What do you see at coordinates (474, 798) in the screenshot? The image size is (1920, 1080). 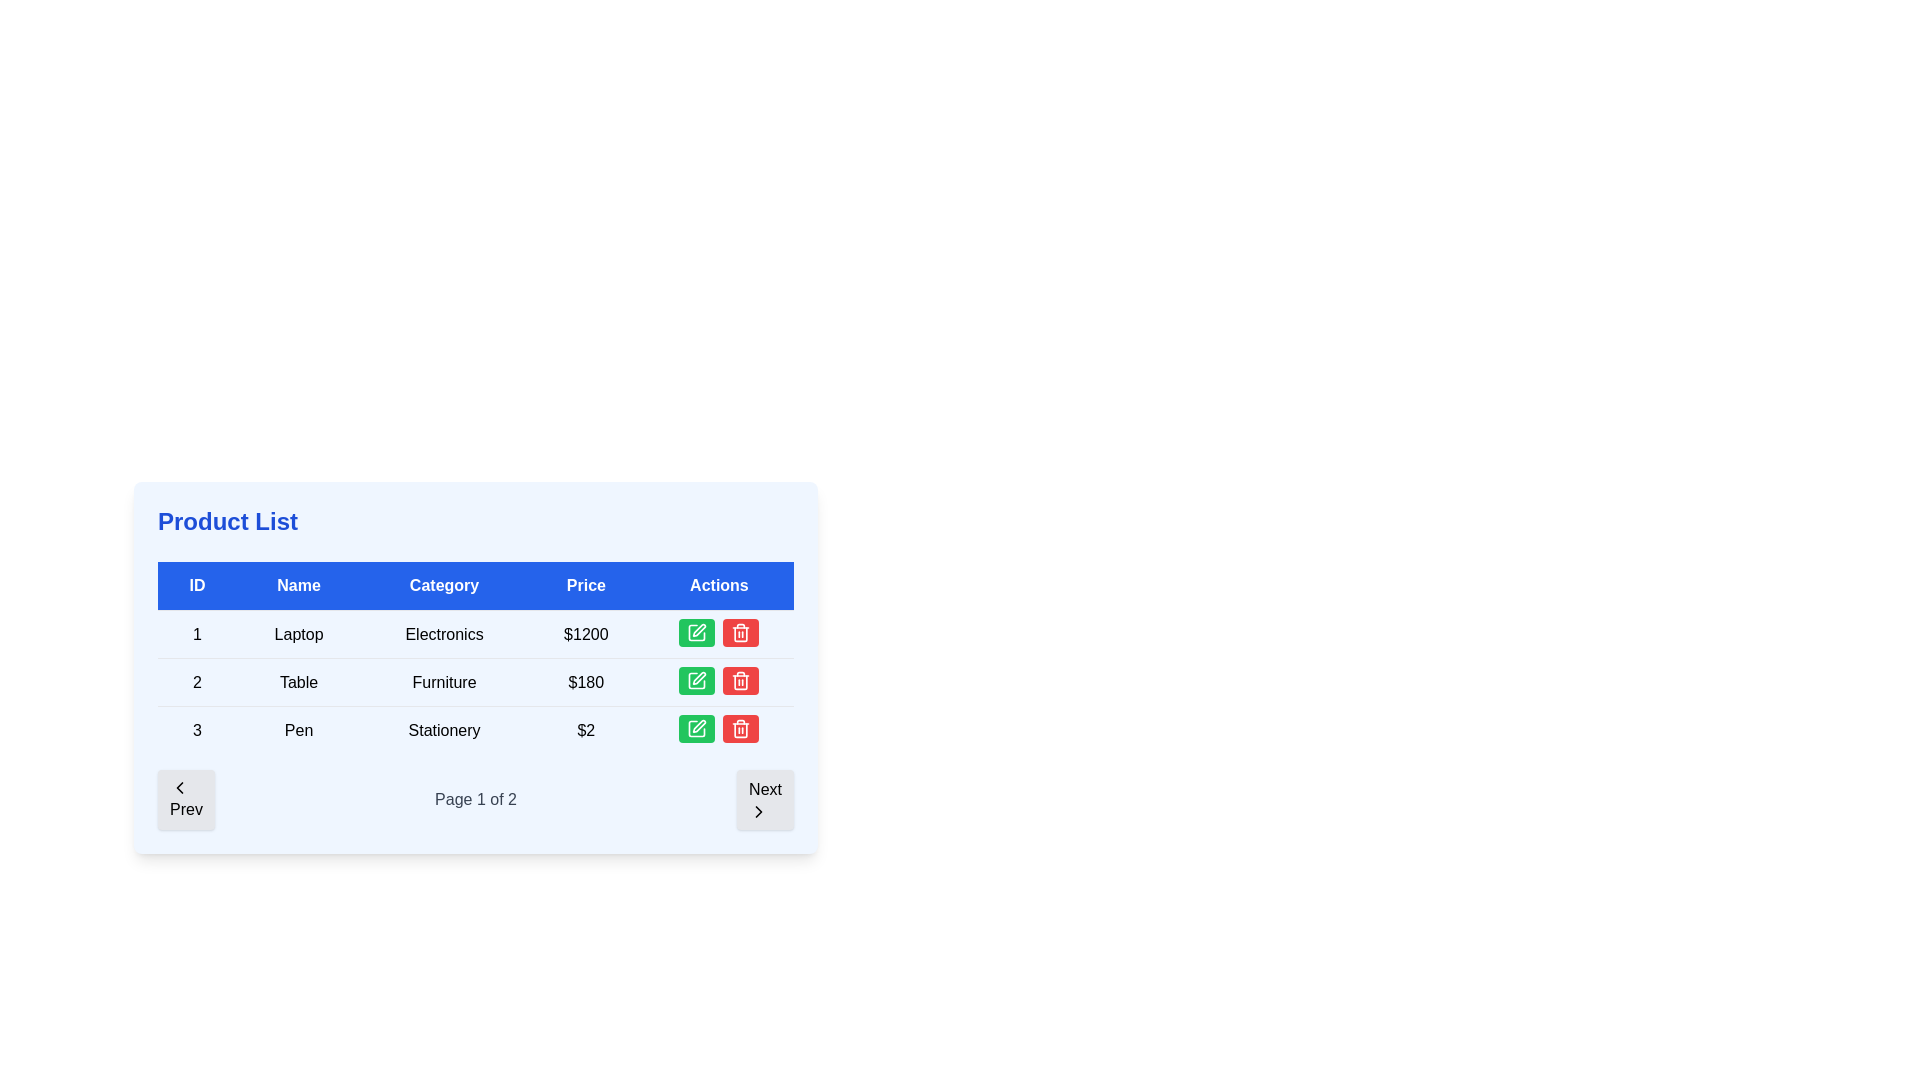 I see `the text label that indicates the current page number in the navigational footer section, positioned between the 'Prev' and 'Next' buttons` at bounding box center [474, 798].